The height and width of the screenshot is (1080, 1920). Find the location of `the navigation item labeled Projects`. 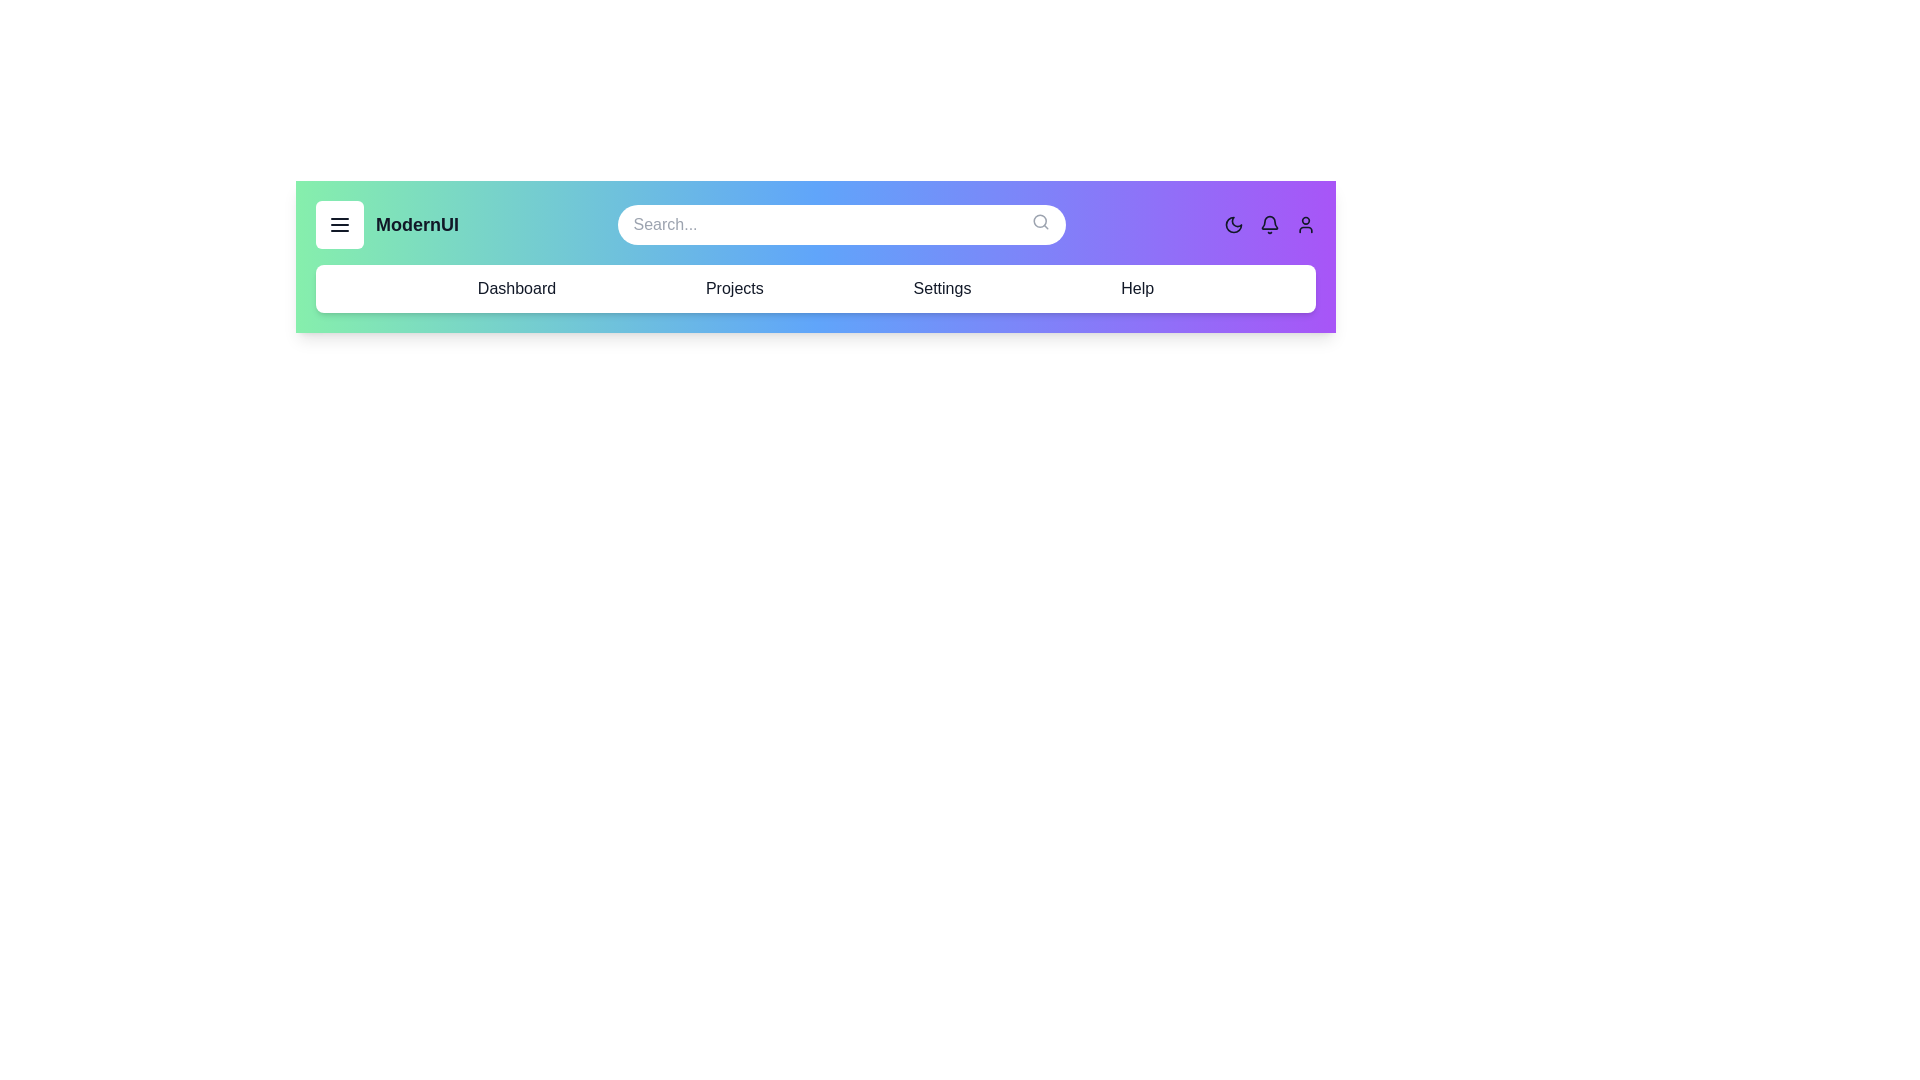

the navigation item labeled Projects is located at coordinates (733, 289).